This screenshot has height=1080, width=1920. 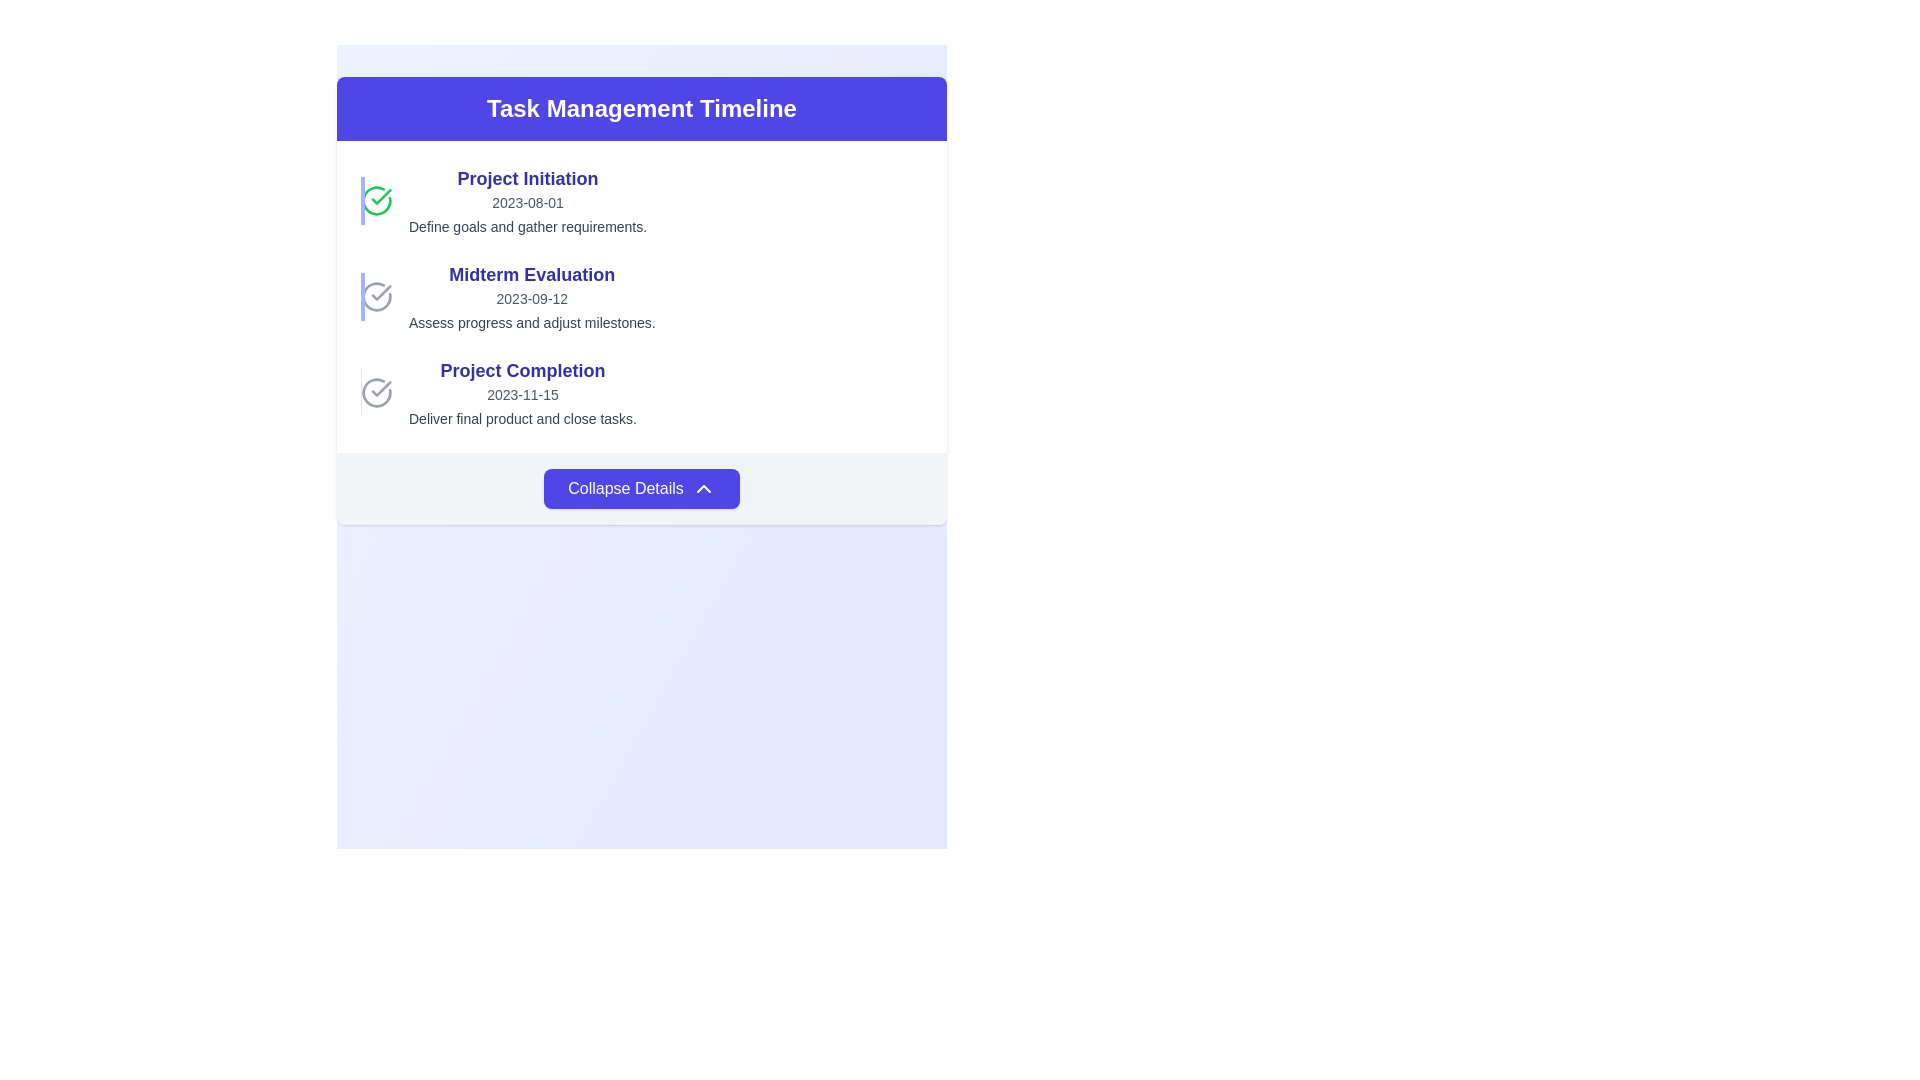 I want to click on the text label displaying the date '2023-08-01', which is styled in light gray and positioned under the 'Project Initiation' title, so click(x=528, y=203).